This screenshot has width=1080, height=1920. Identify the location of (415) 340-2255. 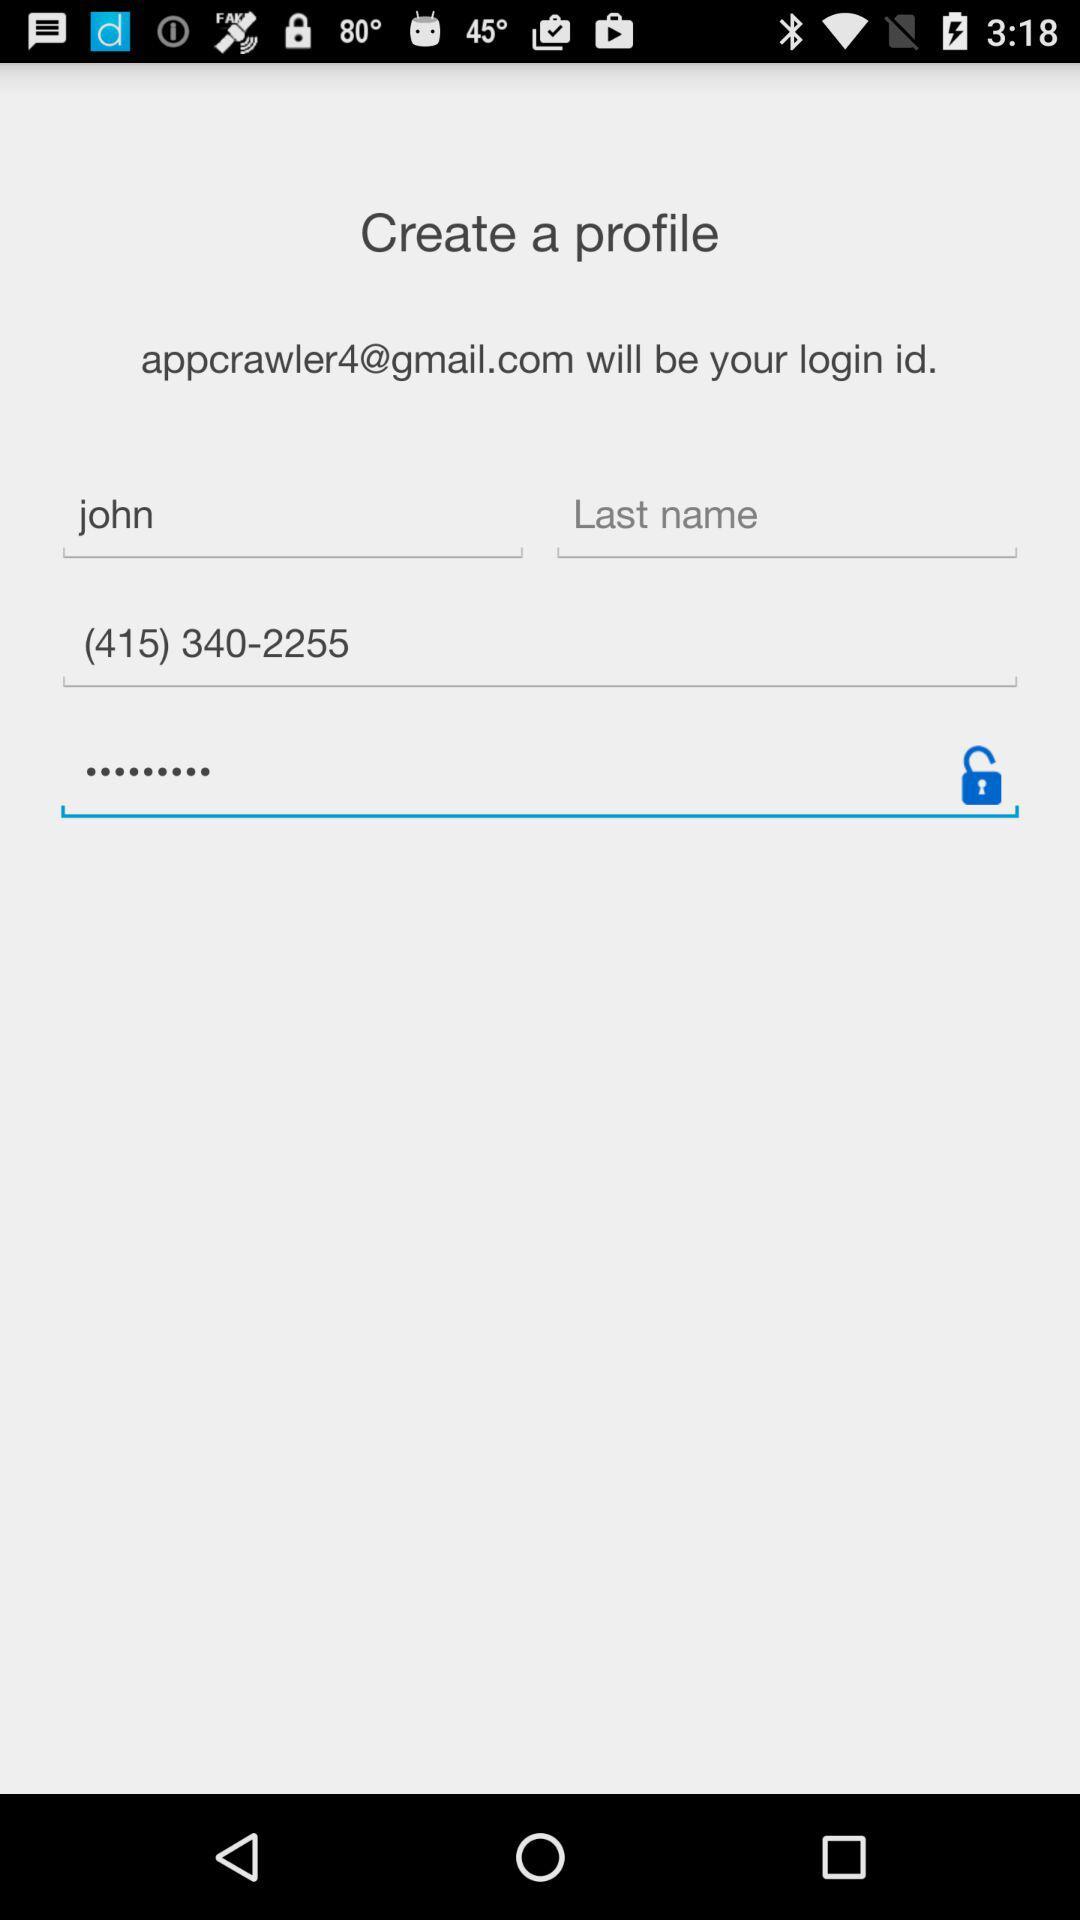
(540, 646).